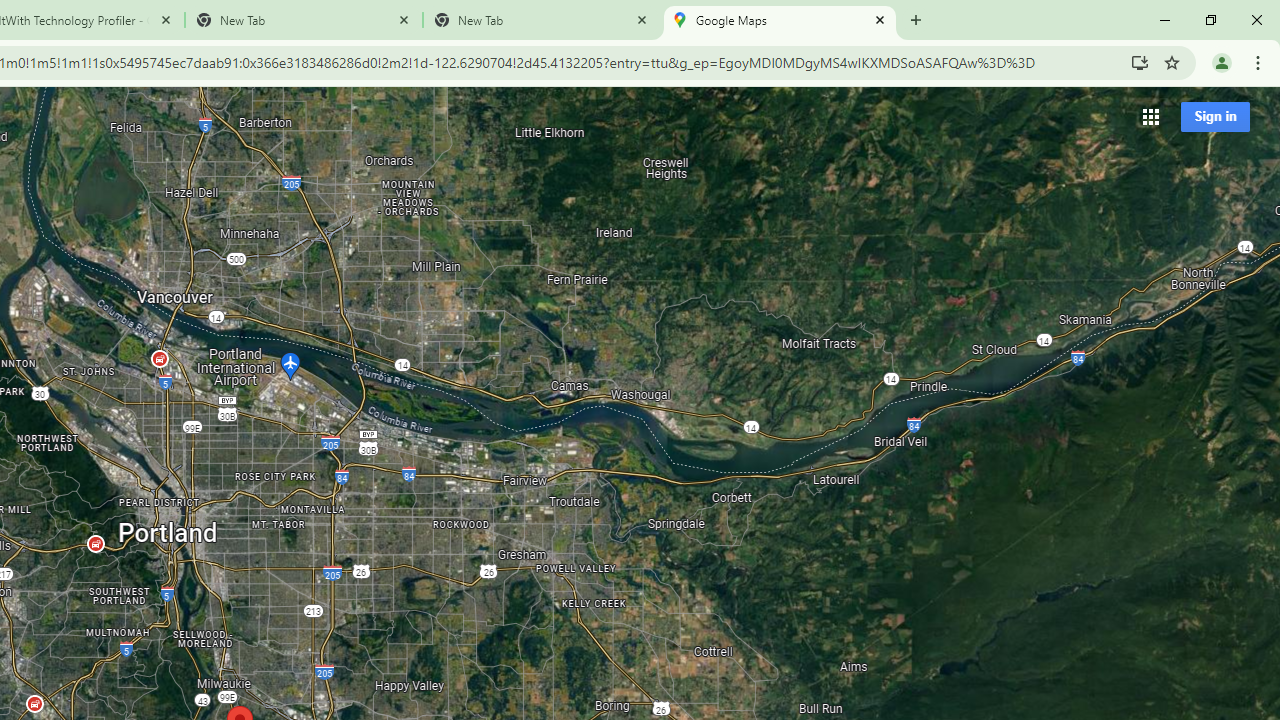  What do you see at coordinates (541, 20) in the screenshot?
I see `'New Tab'` at bounding box center [541, 20].